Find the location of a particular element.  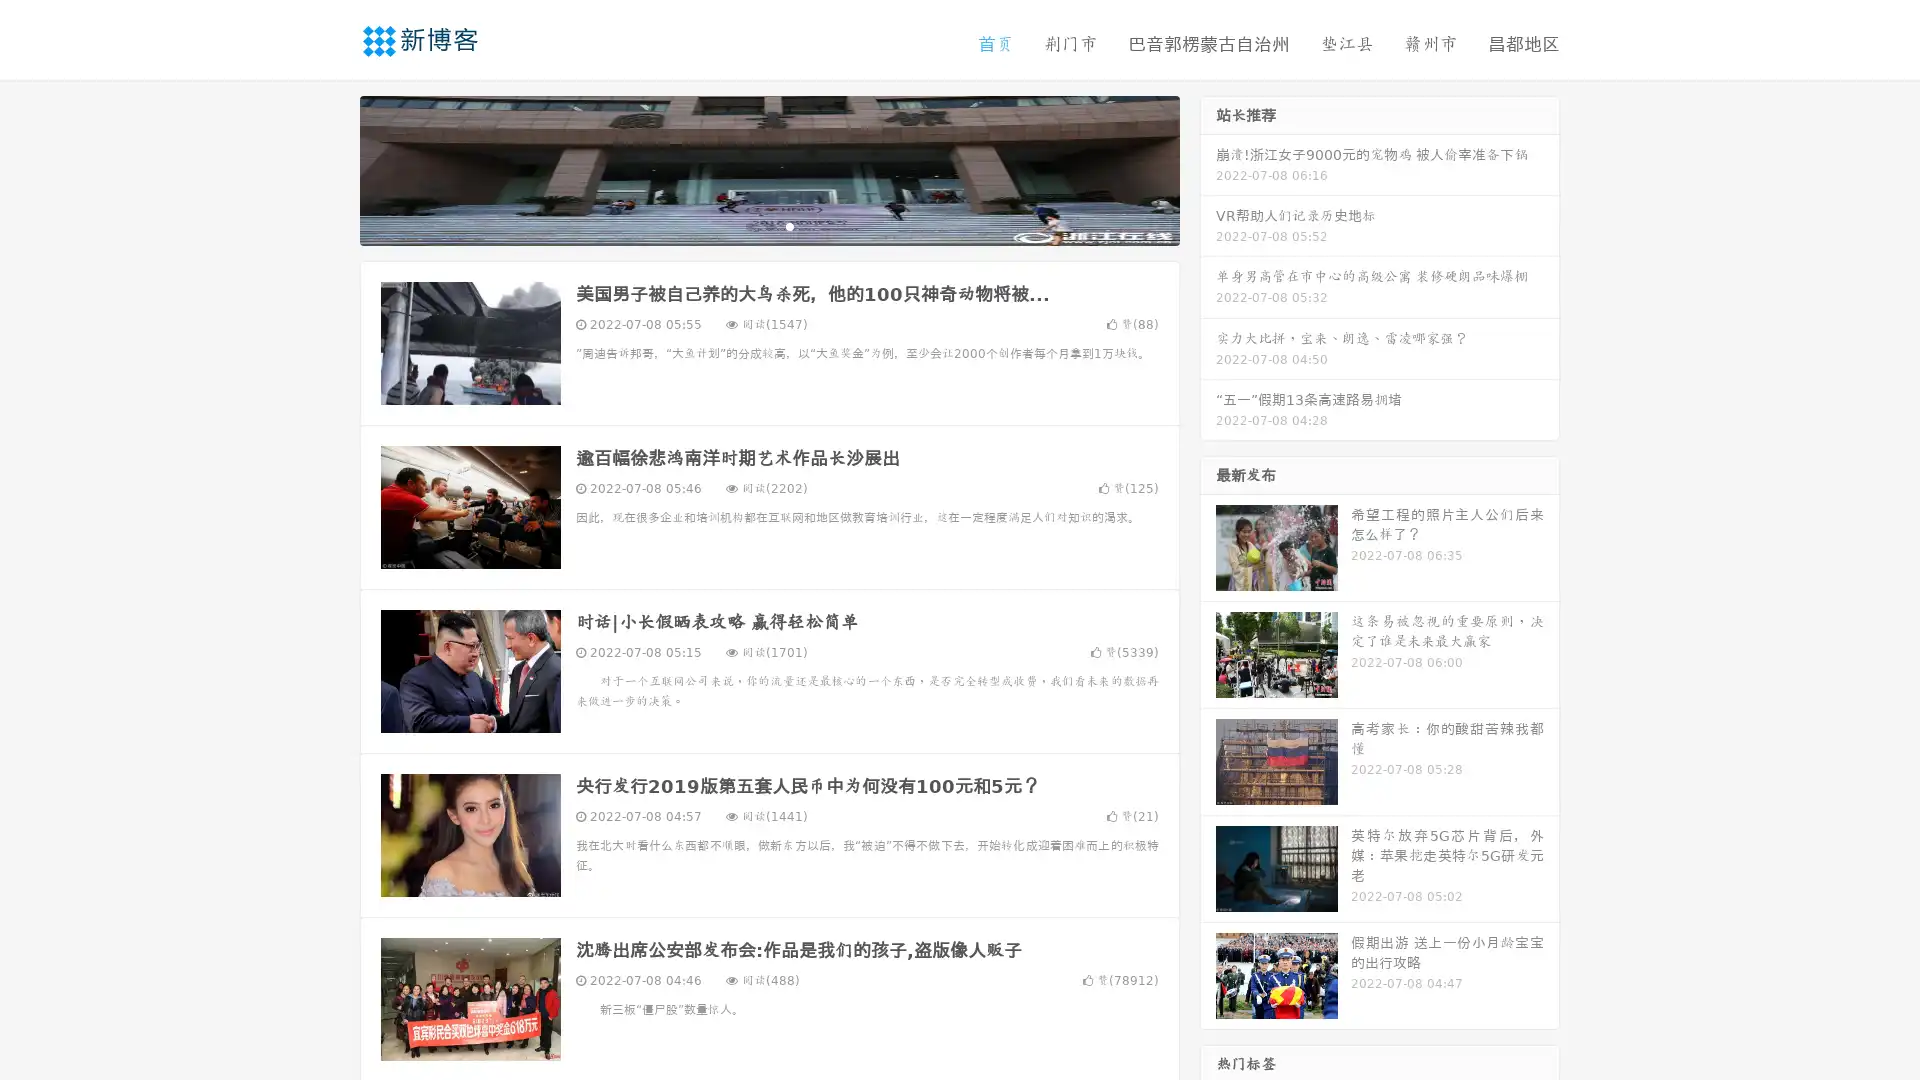

Go to slide 1 is located at coordinates (748, 225).